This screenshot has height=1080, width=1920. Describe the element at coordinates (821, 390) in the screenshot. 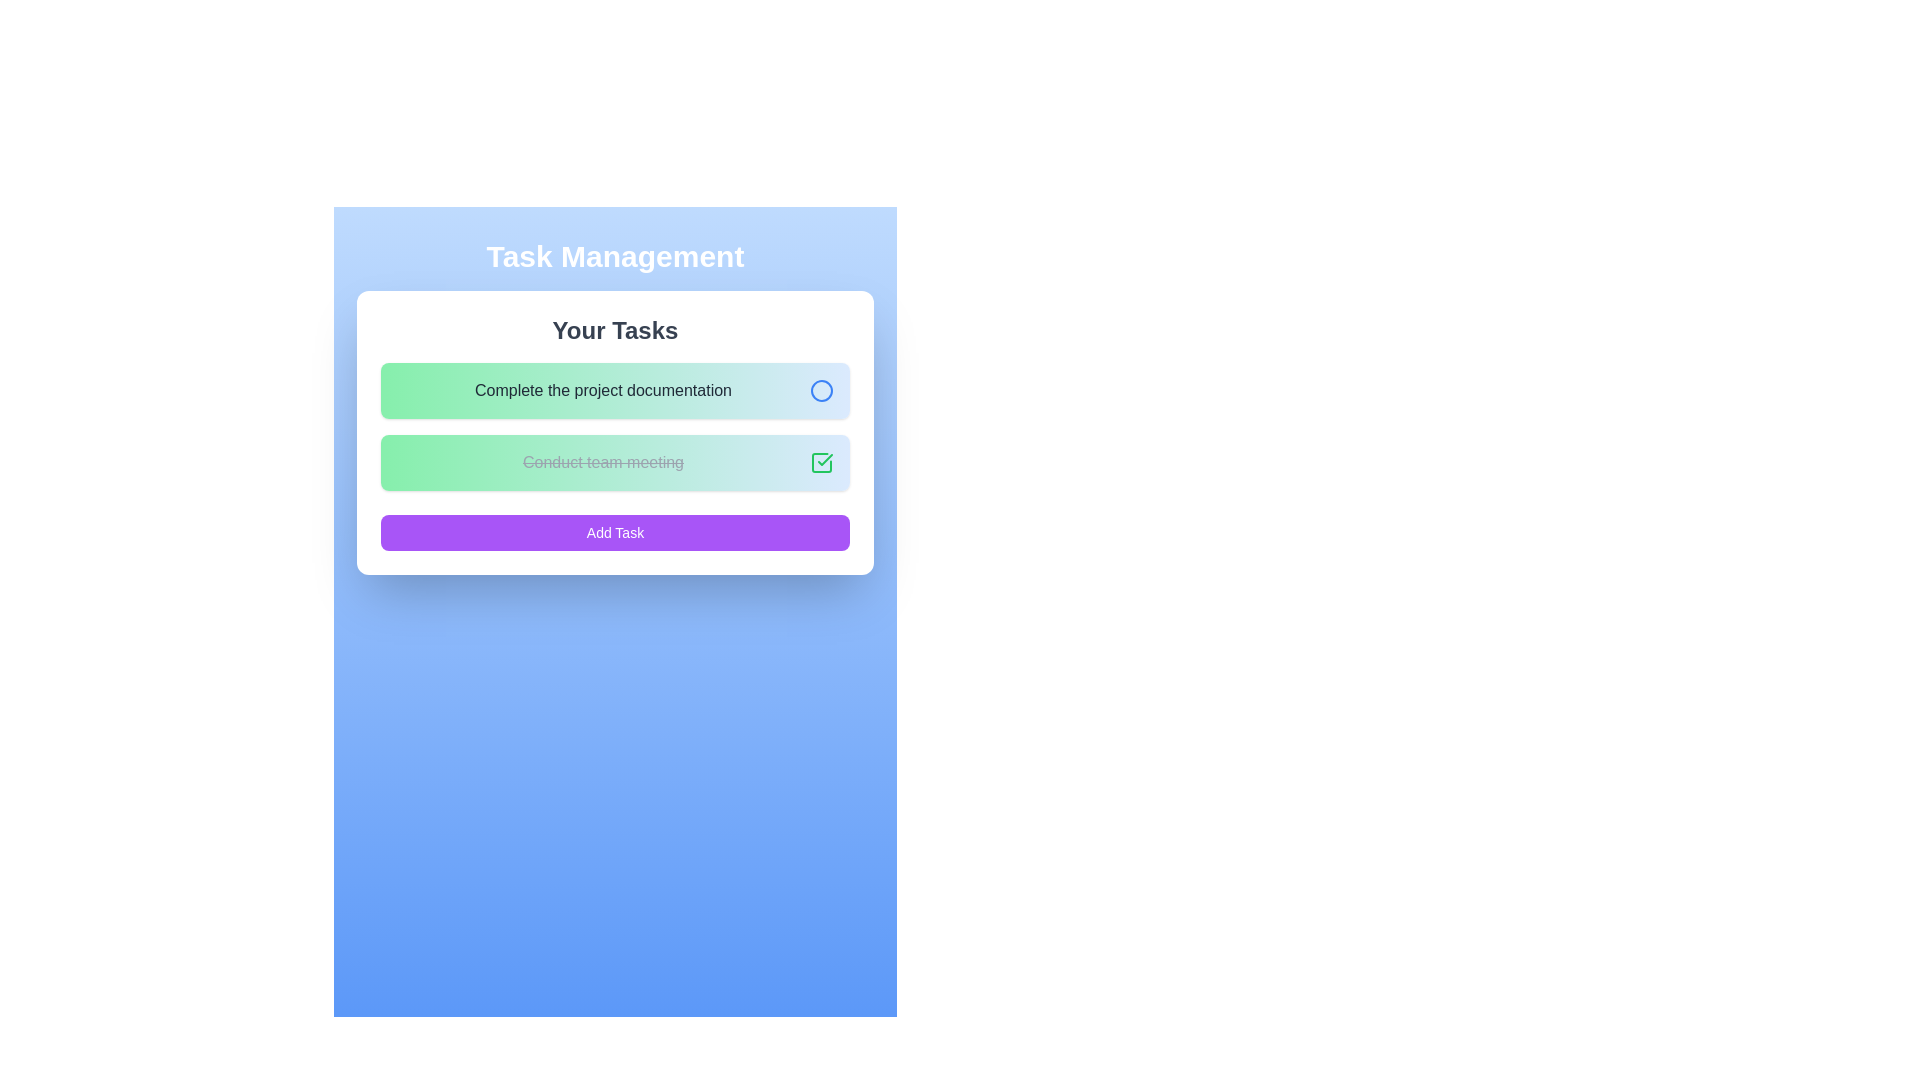

I see `the circular graphic or button that serves as a status indicator for the task 'Complete the project documentation' in the top task row of the task management UI` at that location.